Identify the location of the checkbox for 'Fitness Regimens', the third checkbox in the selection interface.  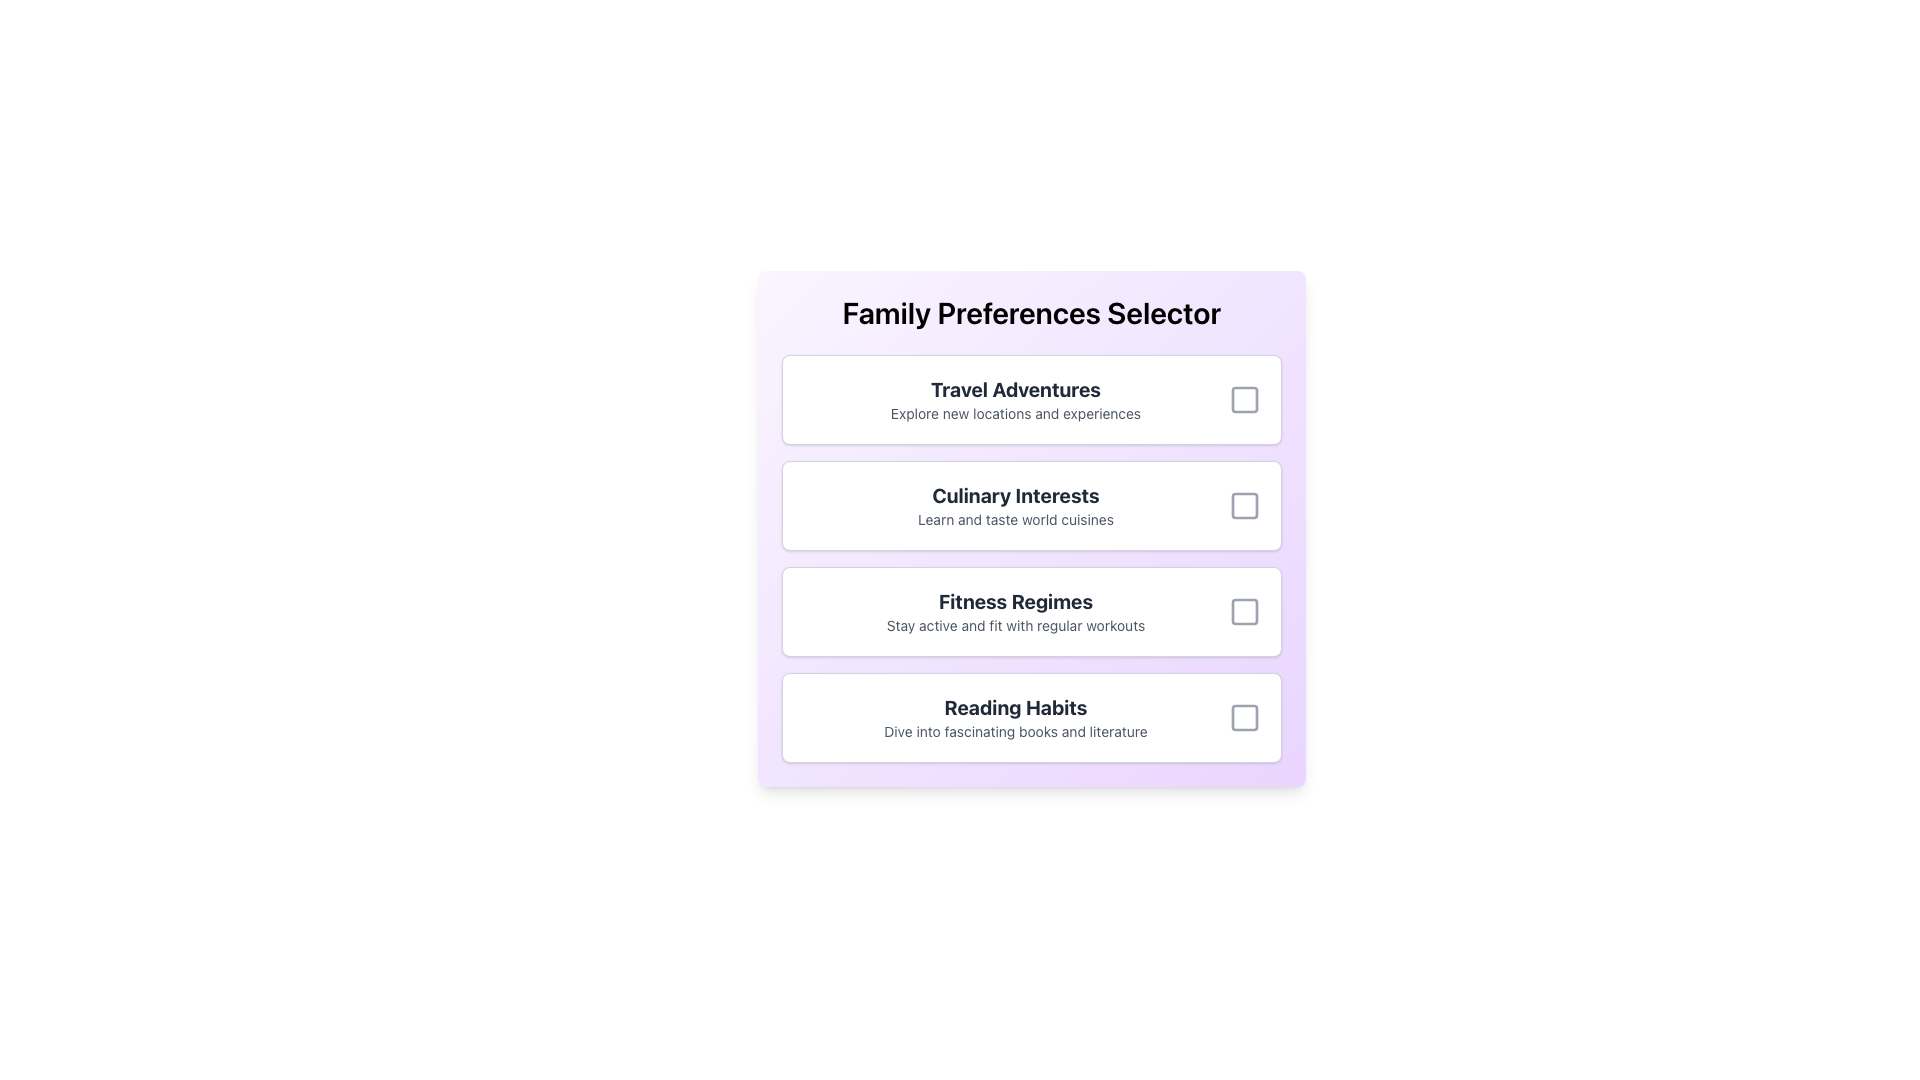
(1243, 611).